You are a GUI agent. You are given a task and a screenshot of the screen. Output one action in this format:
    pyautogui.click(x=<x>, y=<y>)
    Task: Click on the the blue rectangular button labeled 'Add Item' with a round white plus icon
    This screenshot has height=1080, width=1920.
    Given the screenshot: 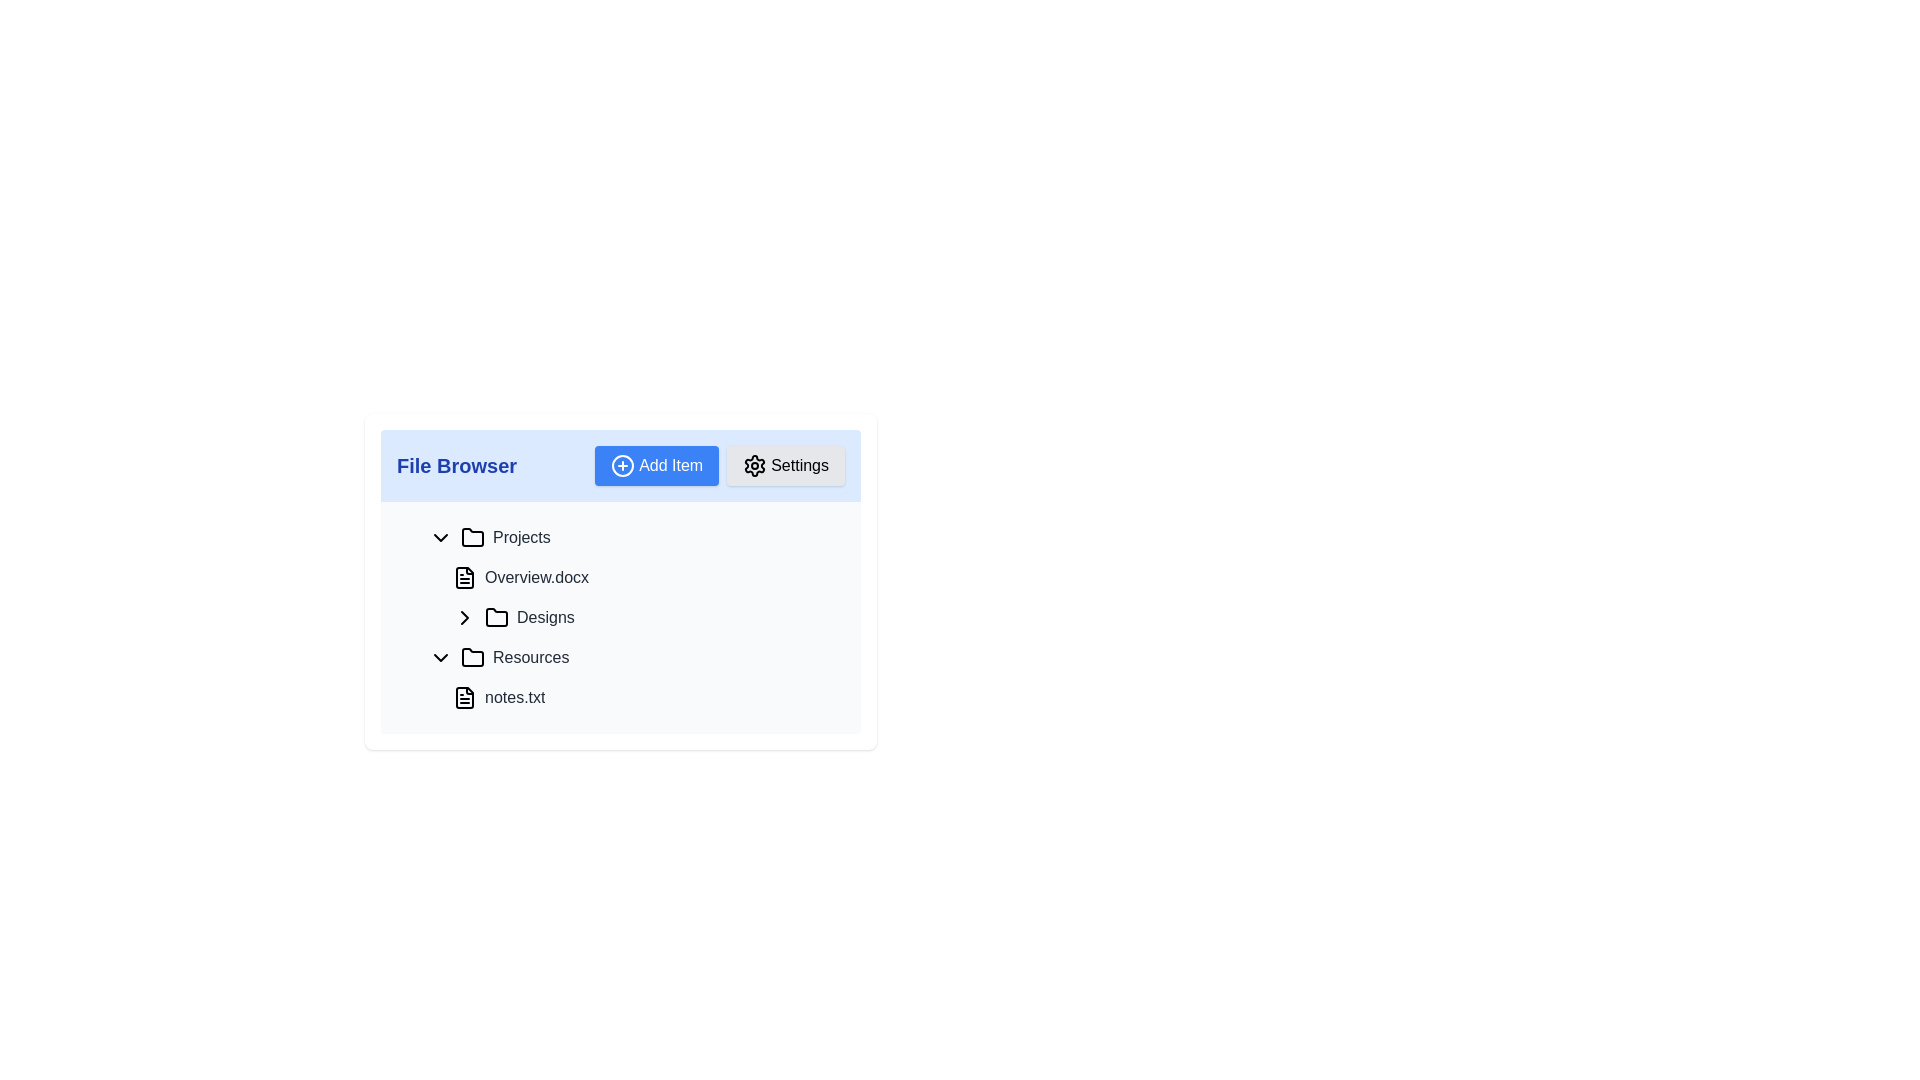 What is the action you would take?
    pyautogui.click(x=657, y=466)
    